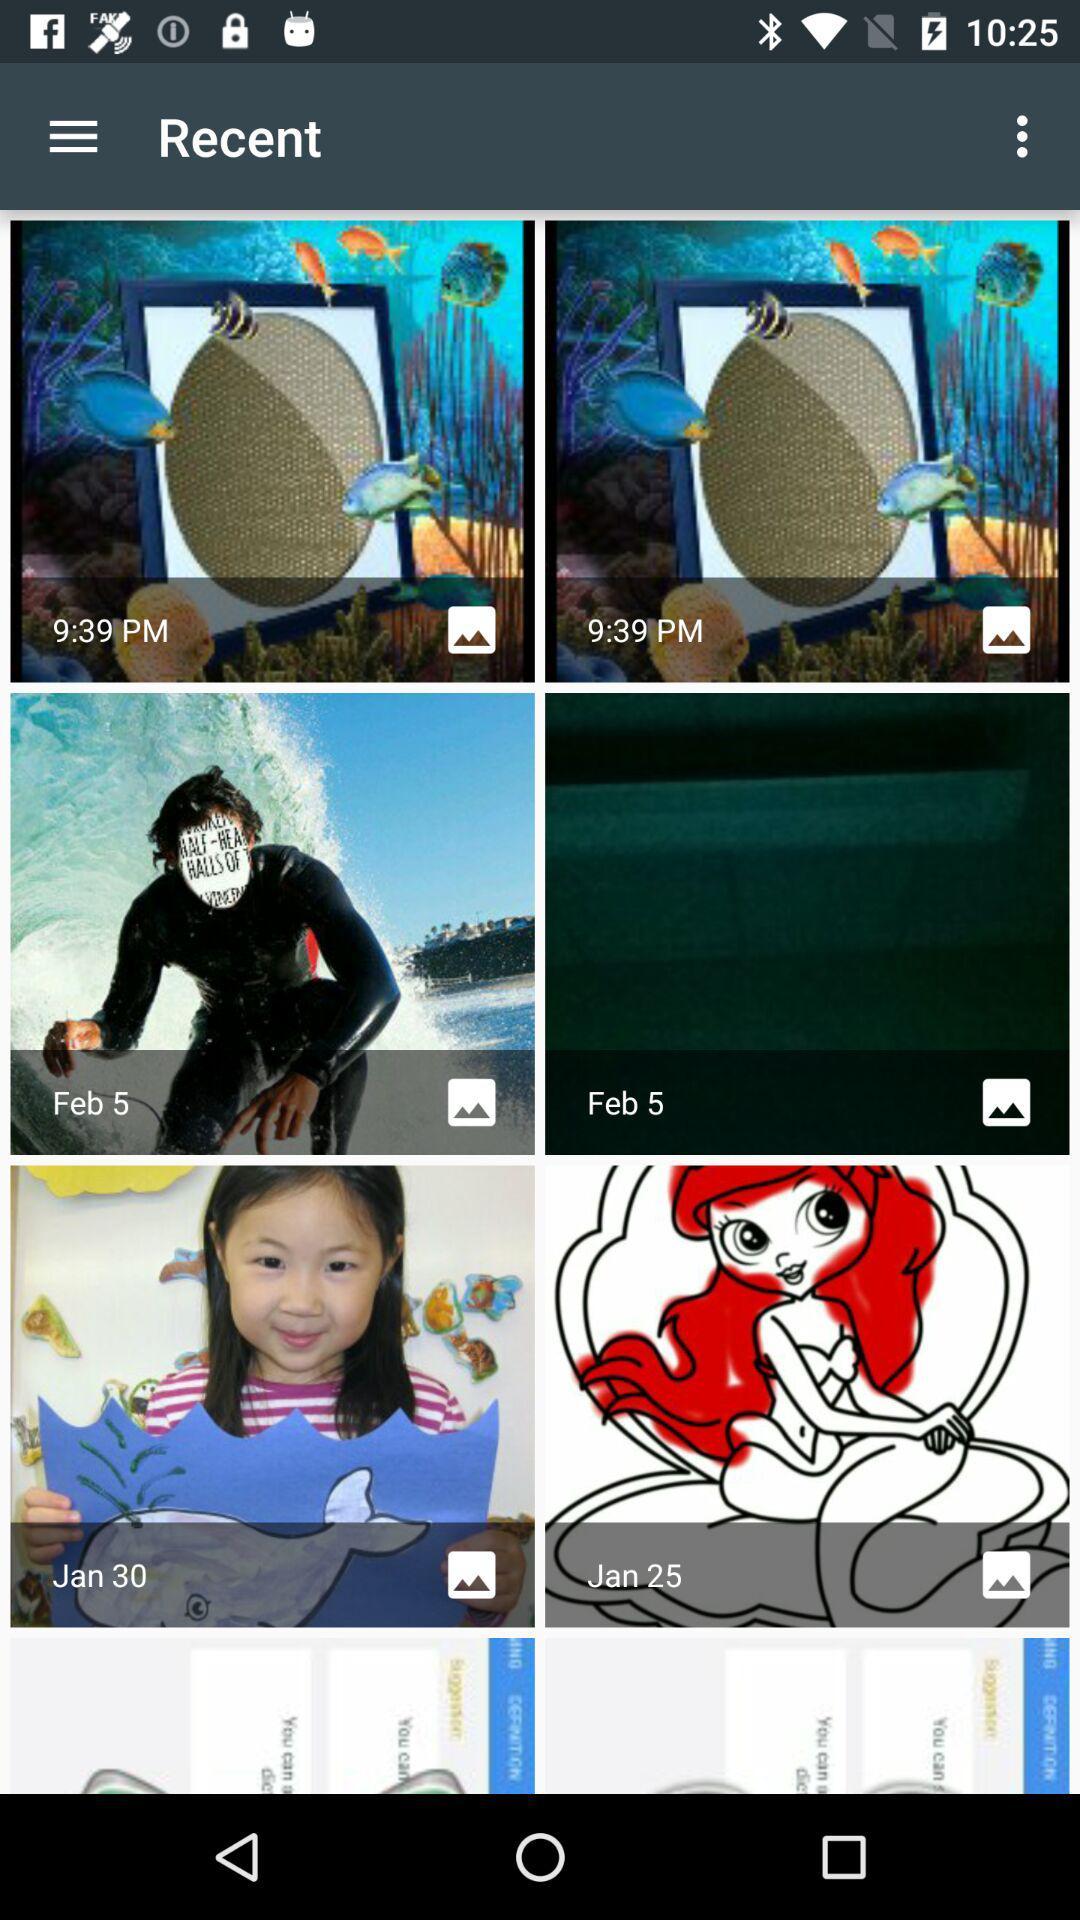 This screenshot has height=1920, width=1080. What do you see at coordinates (1027, 135) in the screenshot?
I see `app to the right of the recent item` at bounding box center [1027, 135].